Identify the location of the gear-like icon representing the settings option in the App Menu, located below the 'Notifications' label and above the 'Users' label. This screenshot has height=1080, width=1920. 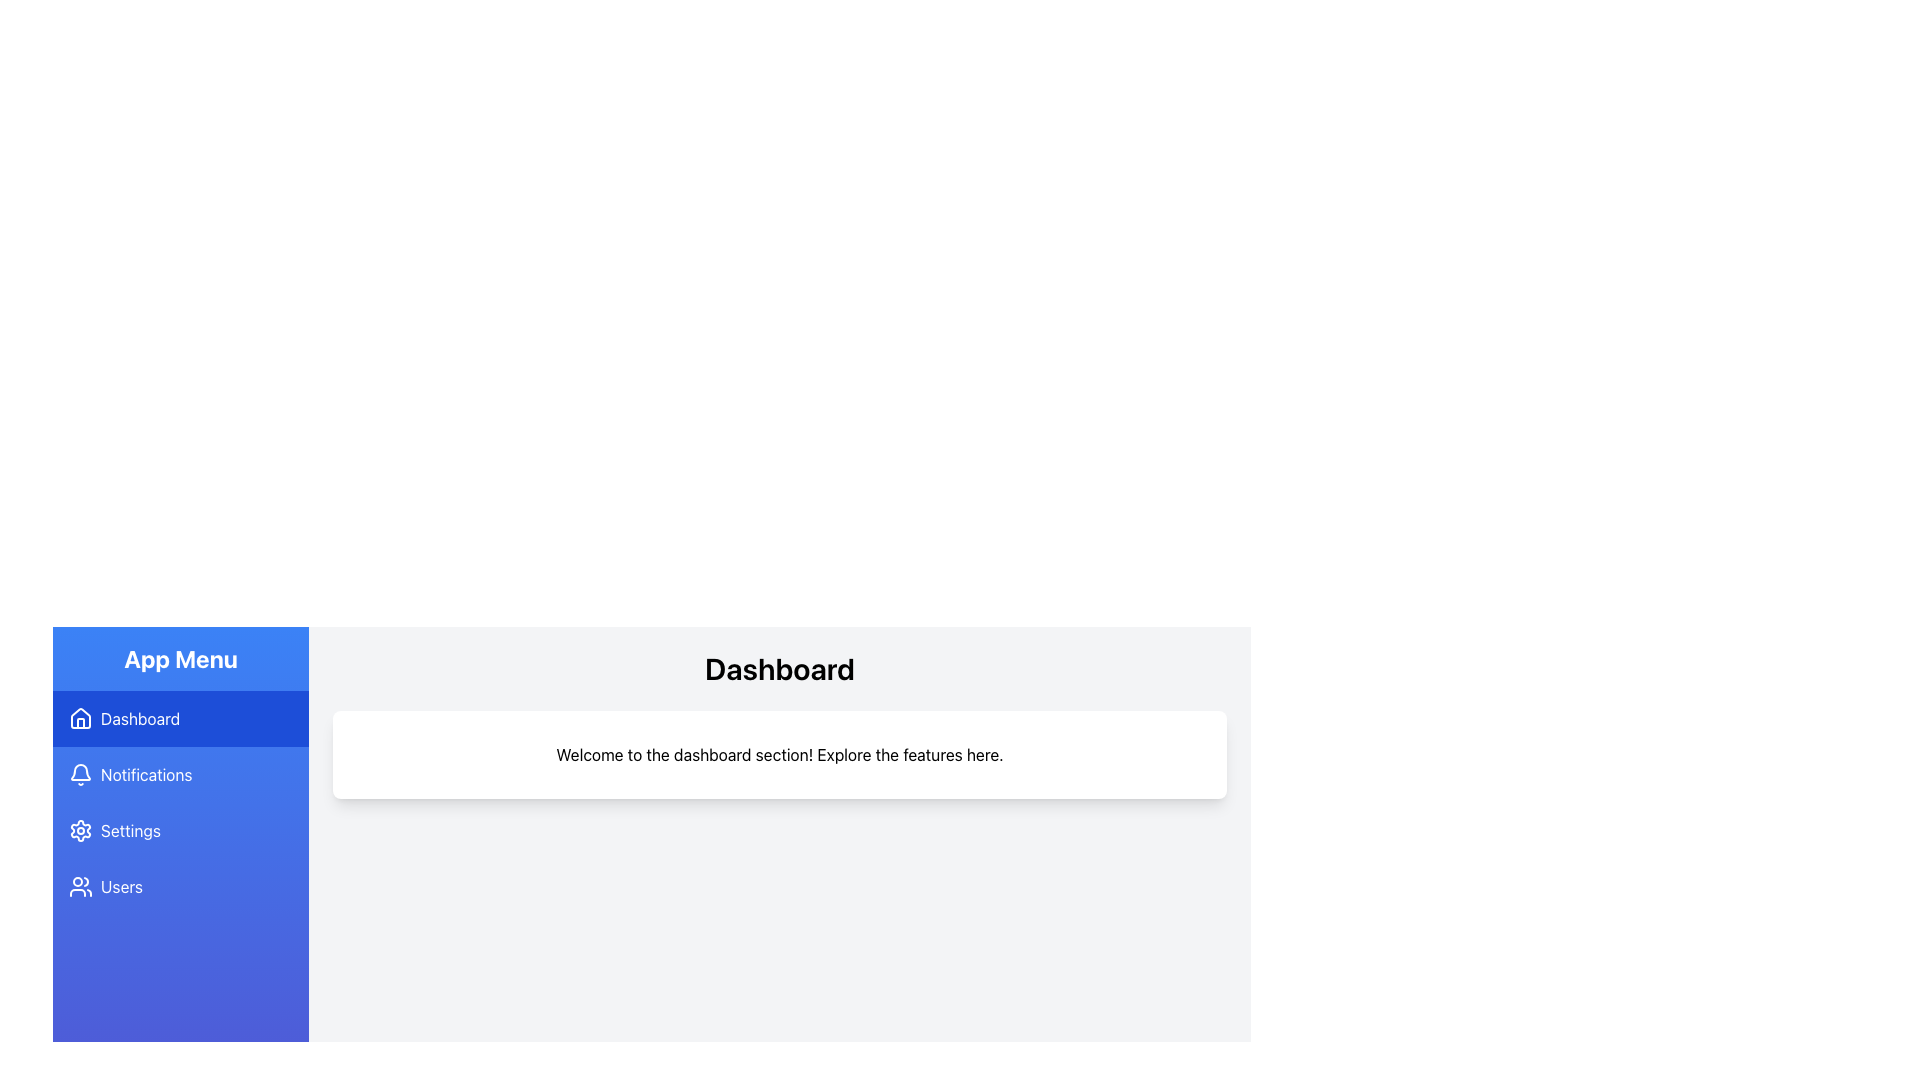
(80, 830).